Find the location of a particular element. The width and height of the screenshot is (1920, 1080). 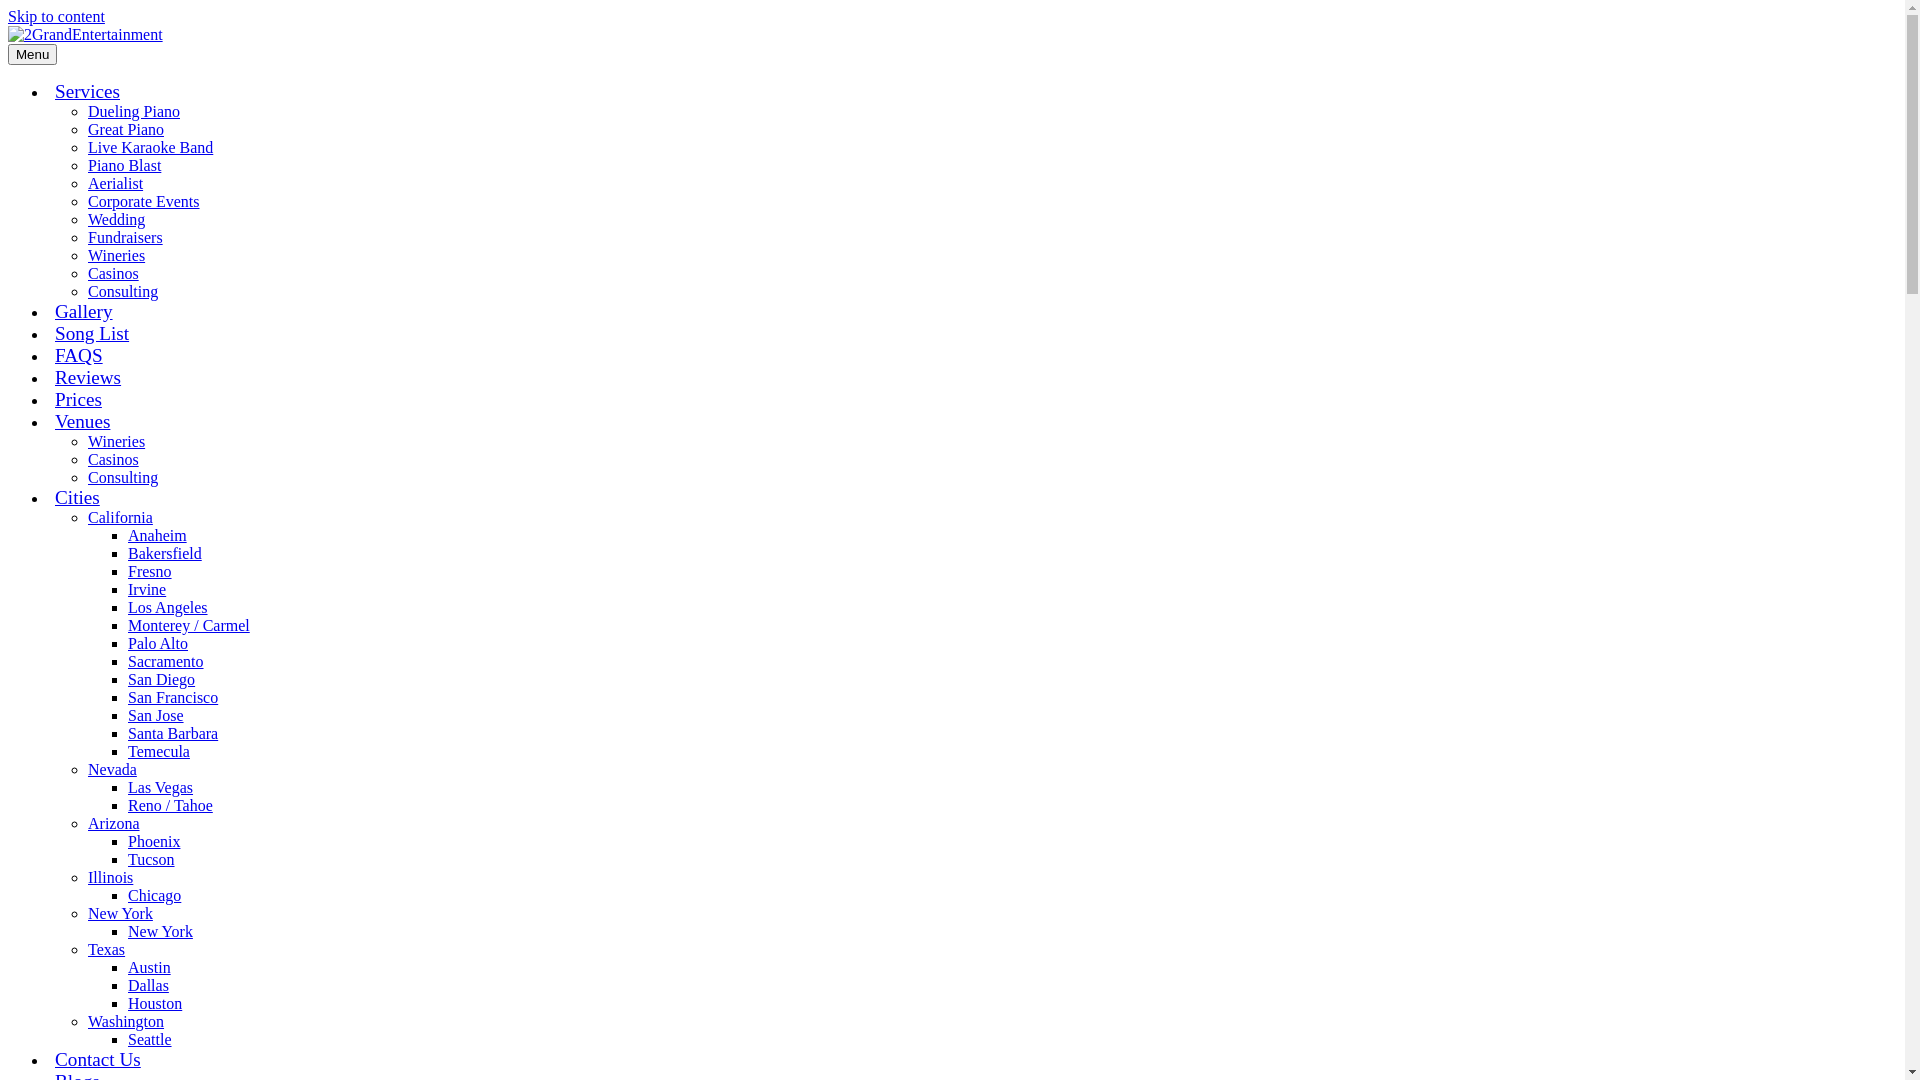

'Monterey / Carmel' is located at coordinates (127, 624).